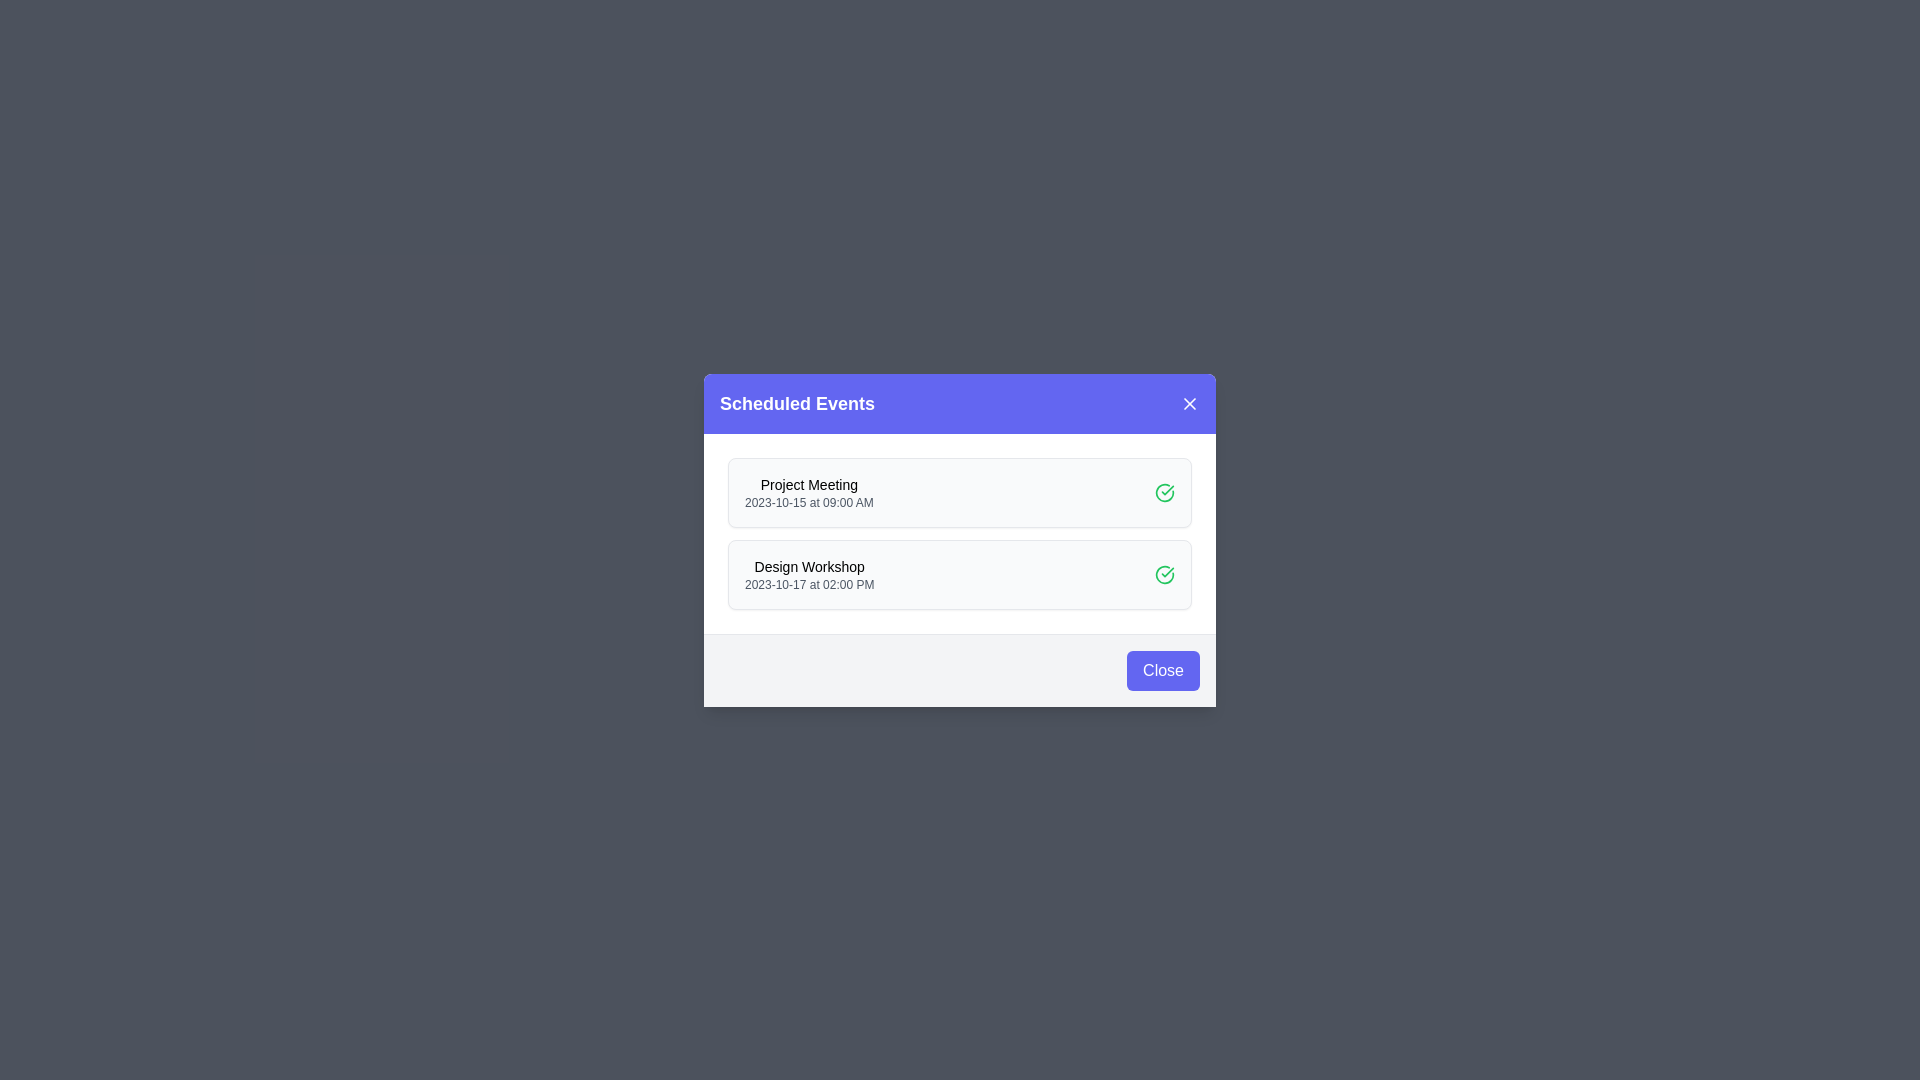  What do you see at coordinates (960, 492) in the screenshot?
I see `the first list item titled 'Project Meeting'` at bounding box center [960, 492].